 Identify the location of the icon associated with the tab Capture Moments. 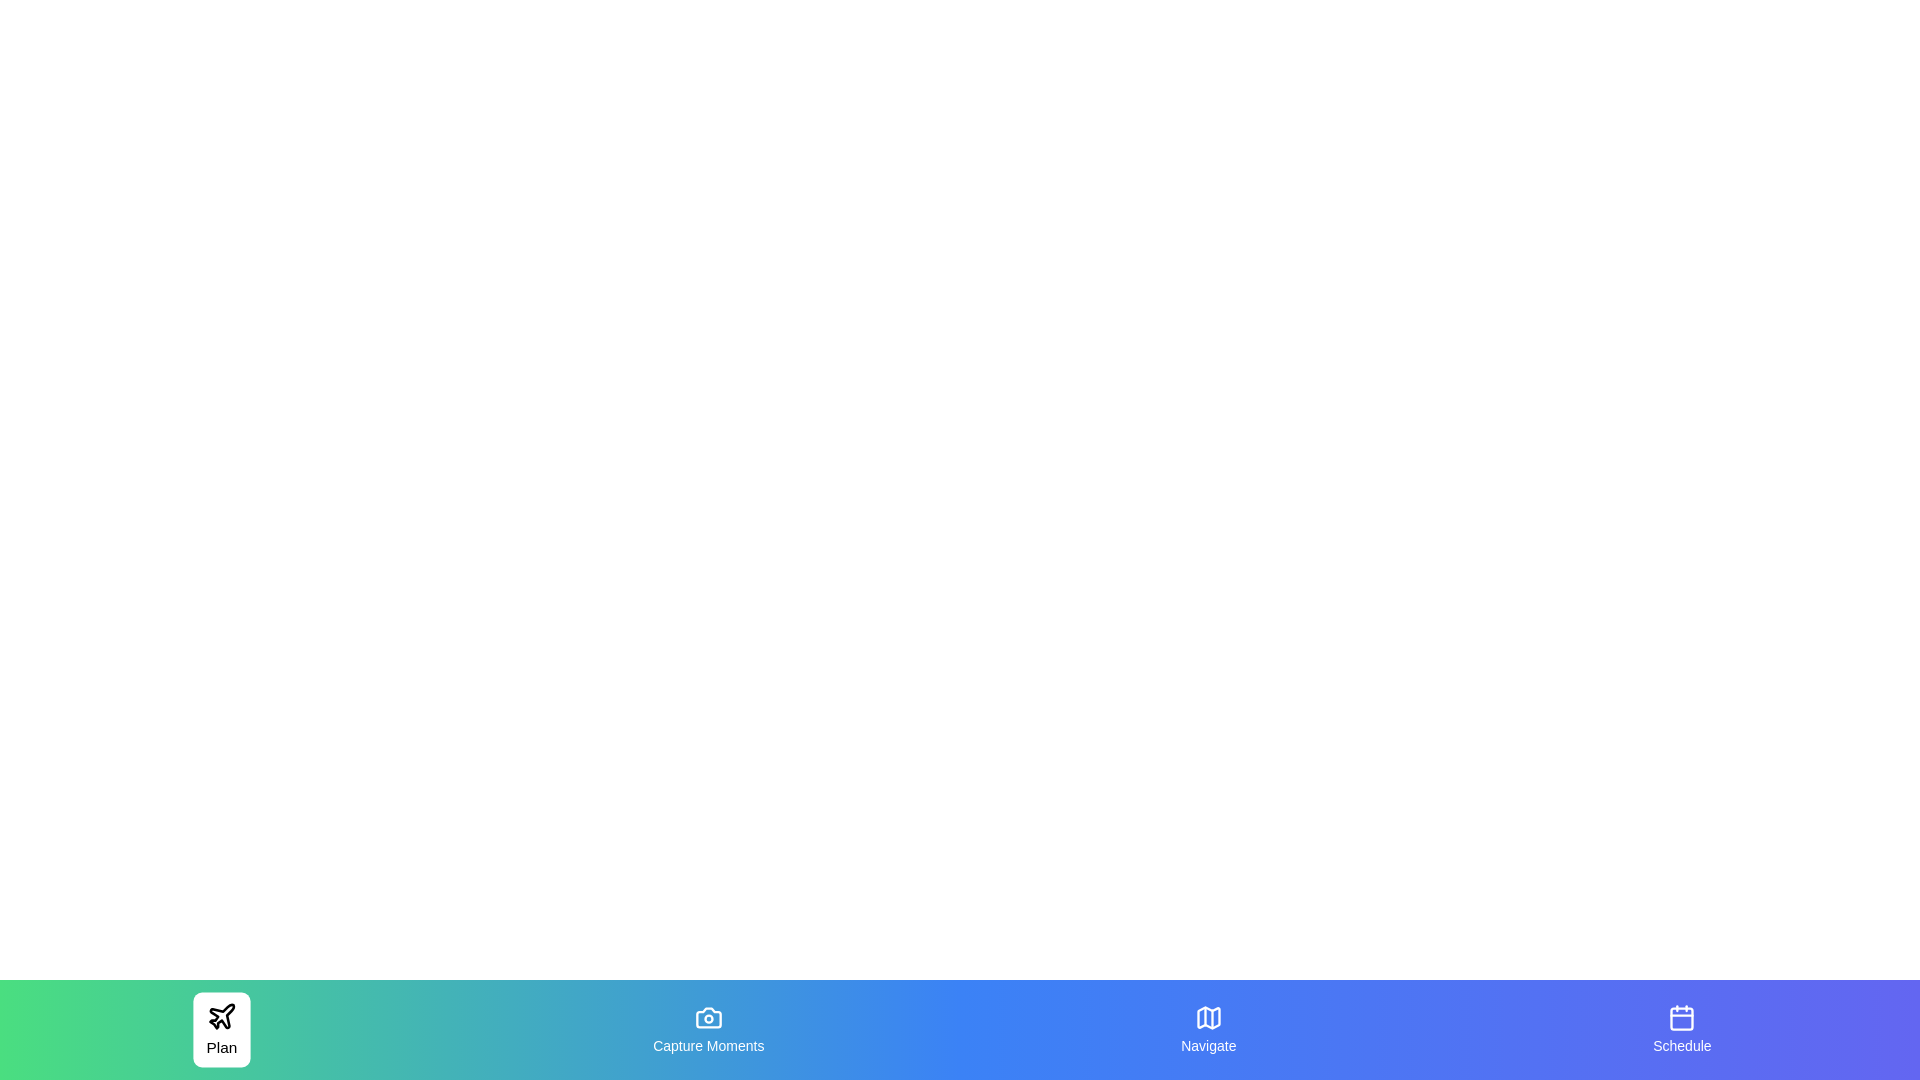
(708, 1018).